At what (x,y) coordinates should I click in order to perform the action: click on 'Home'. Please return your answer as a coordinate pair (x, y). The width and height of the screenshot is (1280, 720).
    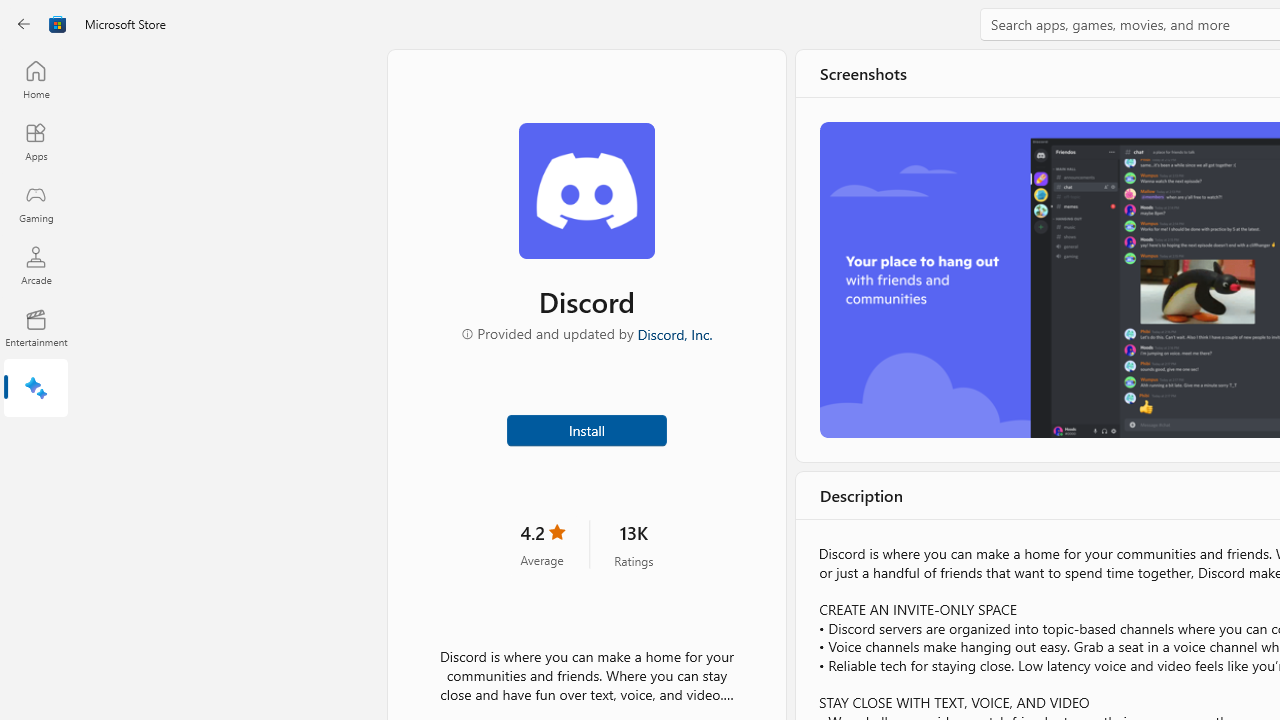
    Looking at the image, I should click on (35, 78).